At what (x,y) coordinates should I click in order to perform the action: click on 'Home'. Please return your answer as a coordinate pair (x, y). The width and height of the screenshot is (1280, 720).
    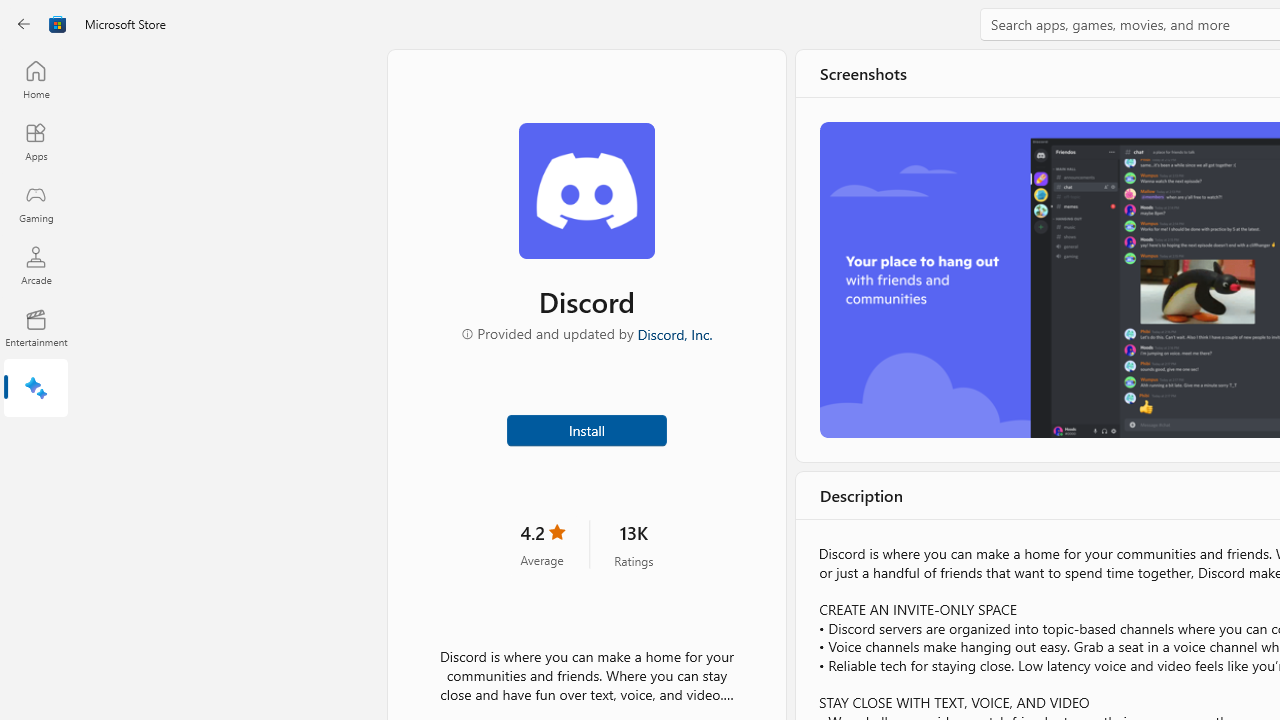
    Looking at the image, I should click on (35, 78).